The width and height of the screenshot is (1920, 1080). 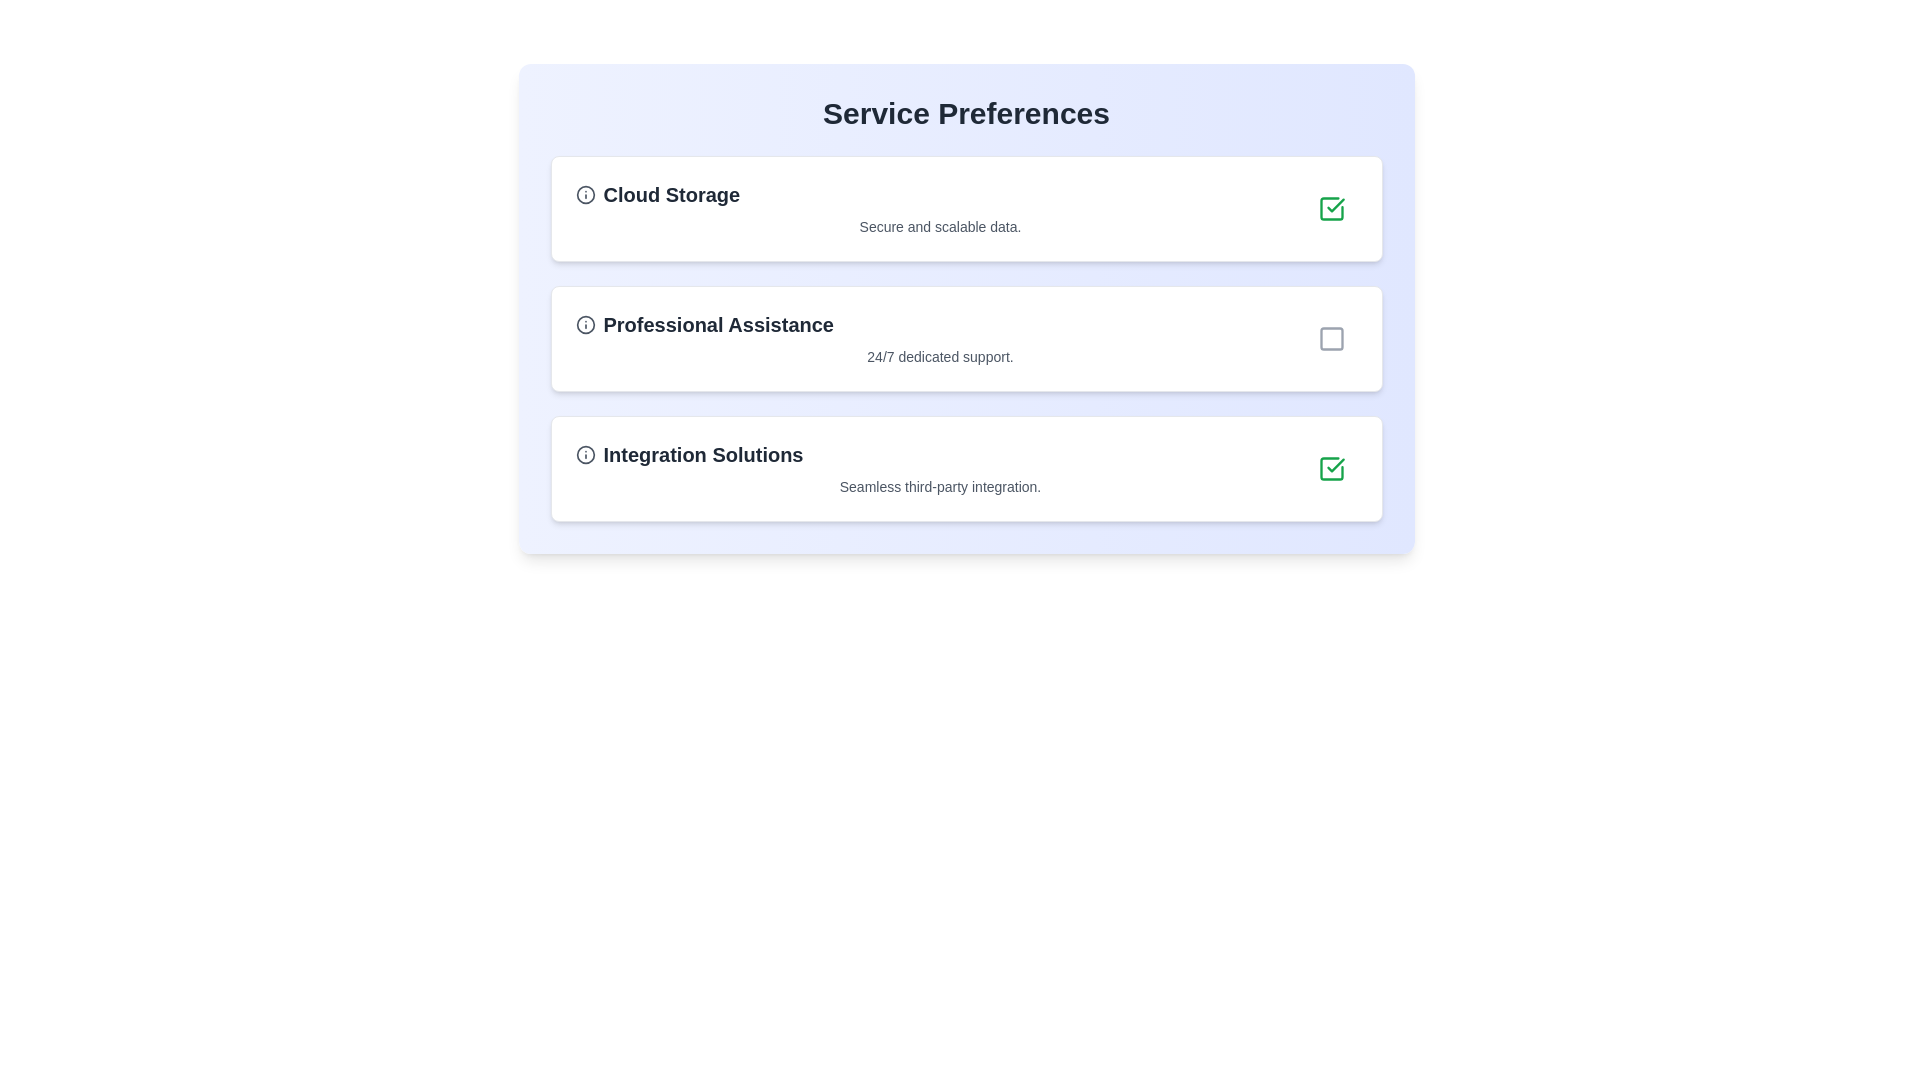 What do you see at coordinates (1331, 469) in the screenshot?
I see `the square checkbox with rounded corners that features a green checkmark, located at the far right of the third section of the Service Preferences card, aligning with the 'Integration Solutions' label` at bounding box center [1331, 469].